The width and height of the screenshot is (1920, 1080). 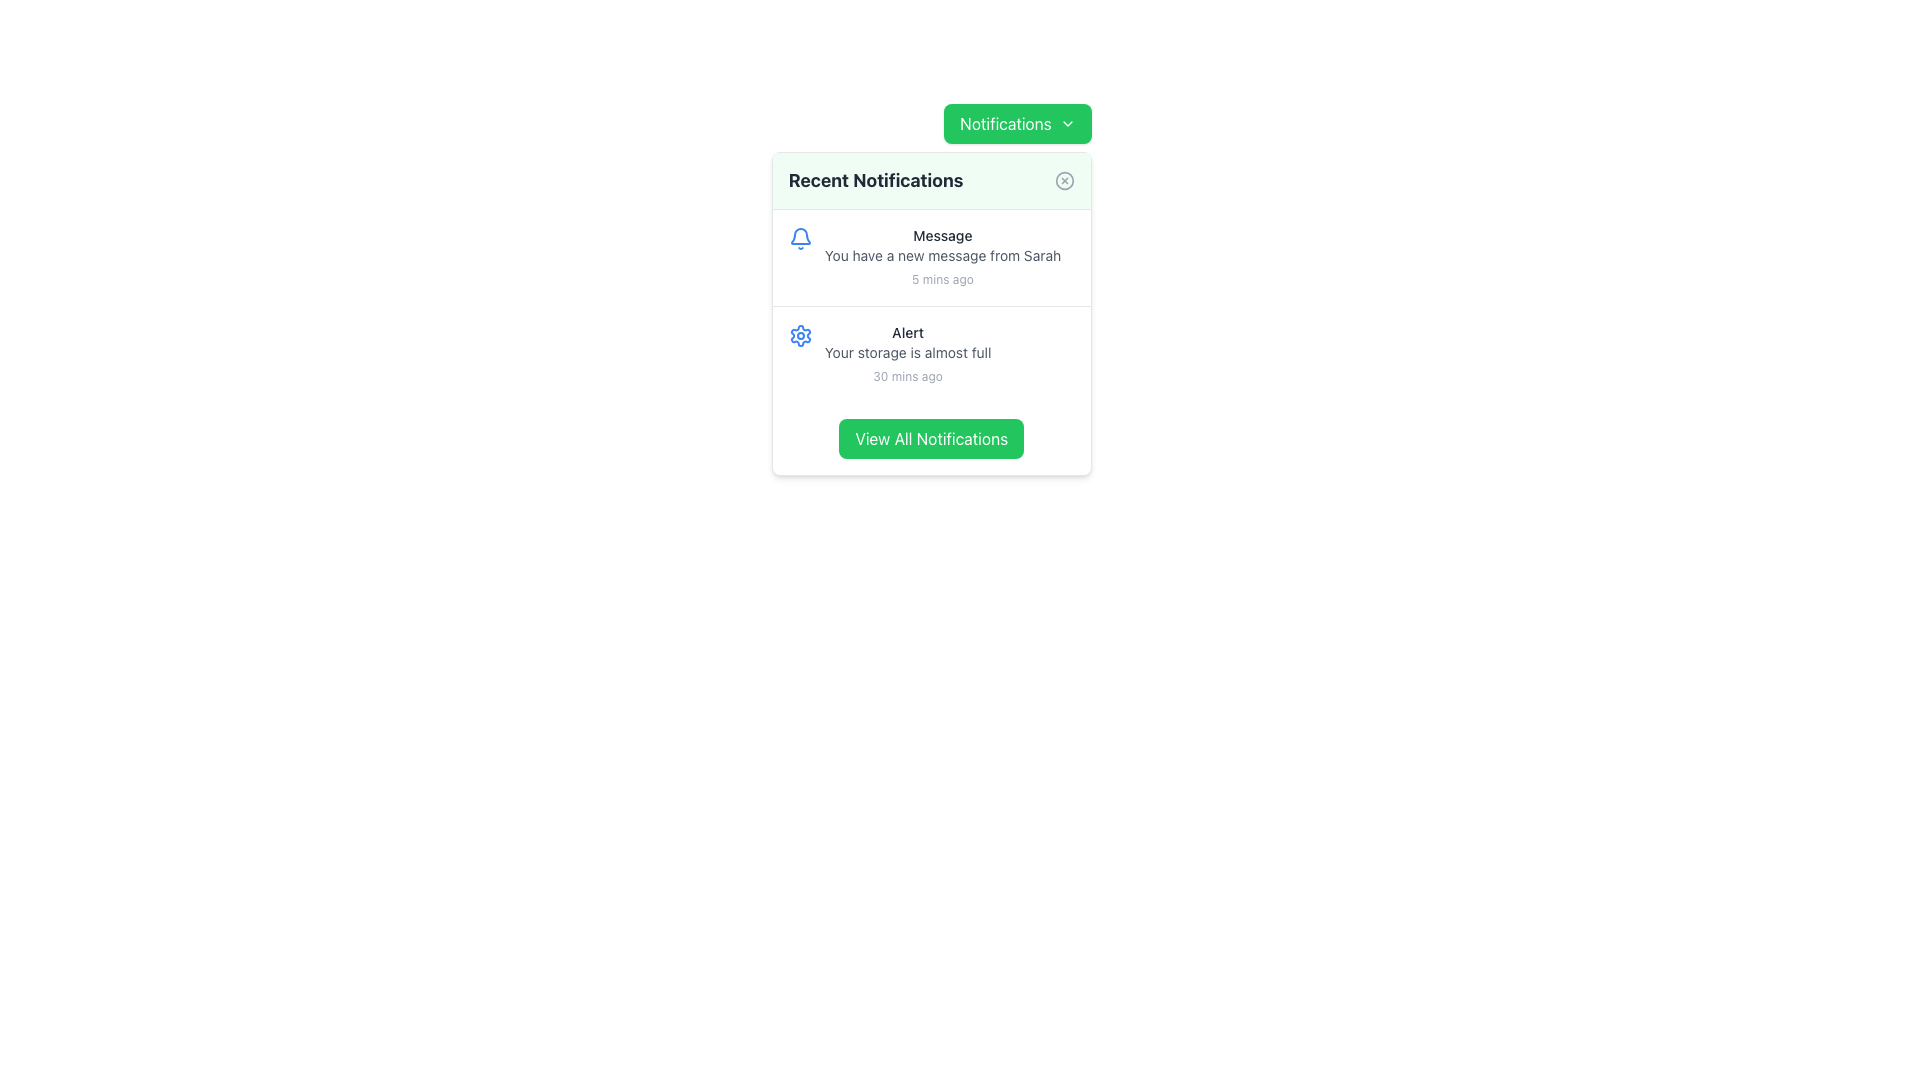 What do you see at coordinates (930, 438) in the screenshot?
I see `the notifications button located in the upper-right area of the interface` at bounding box center [930, 438].